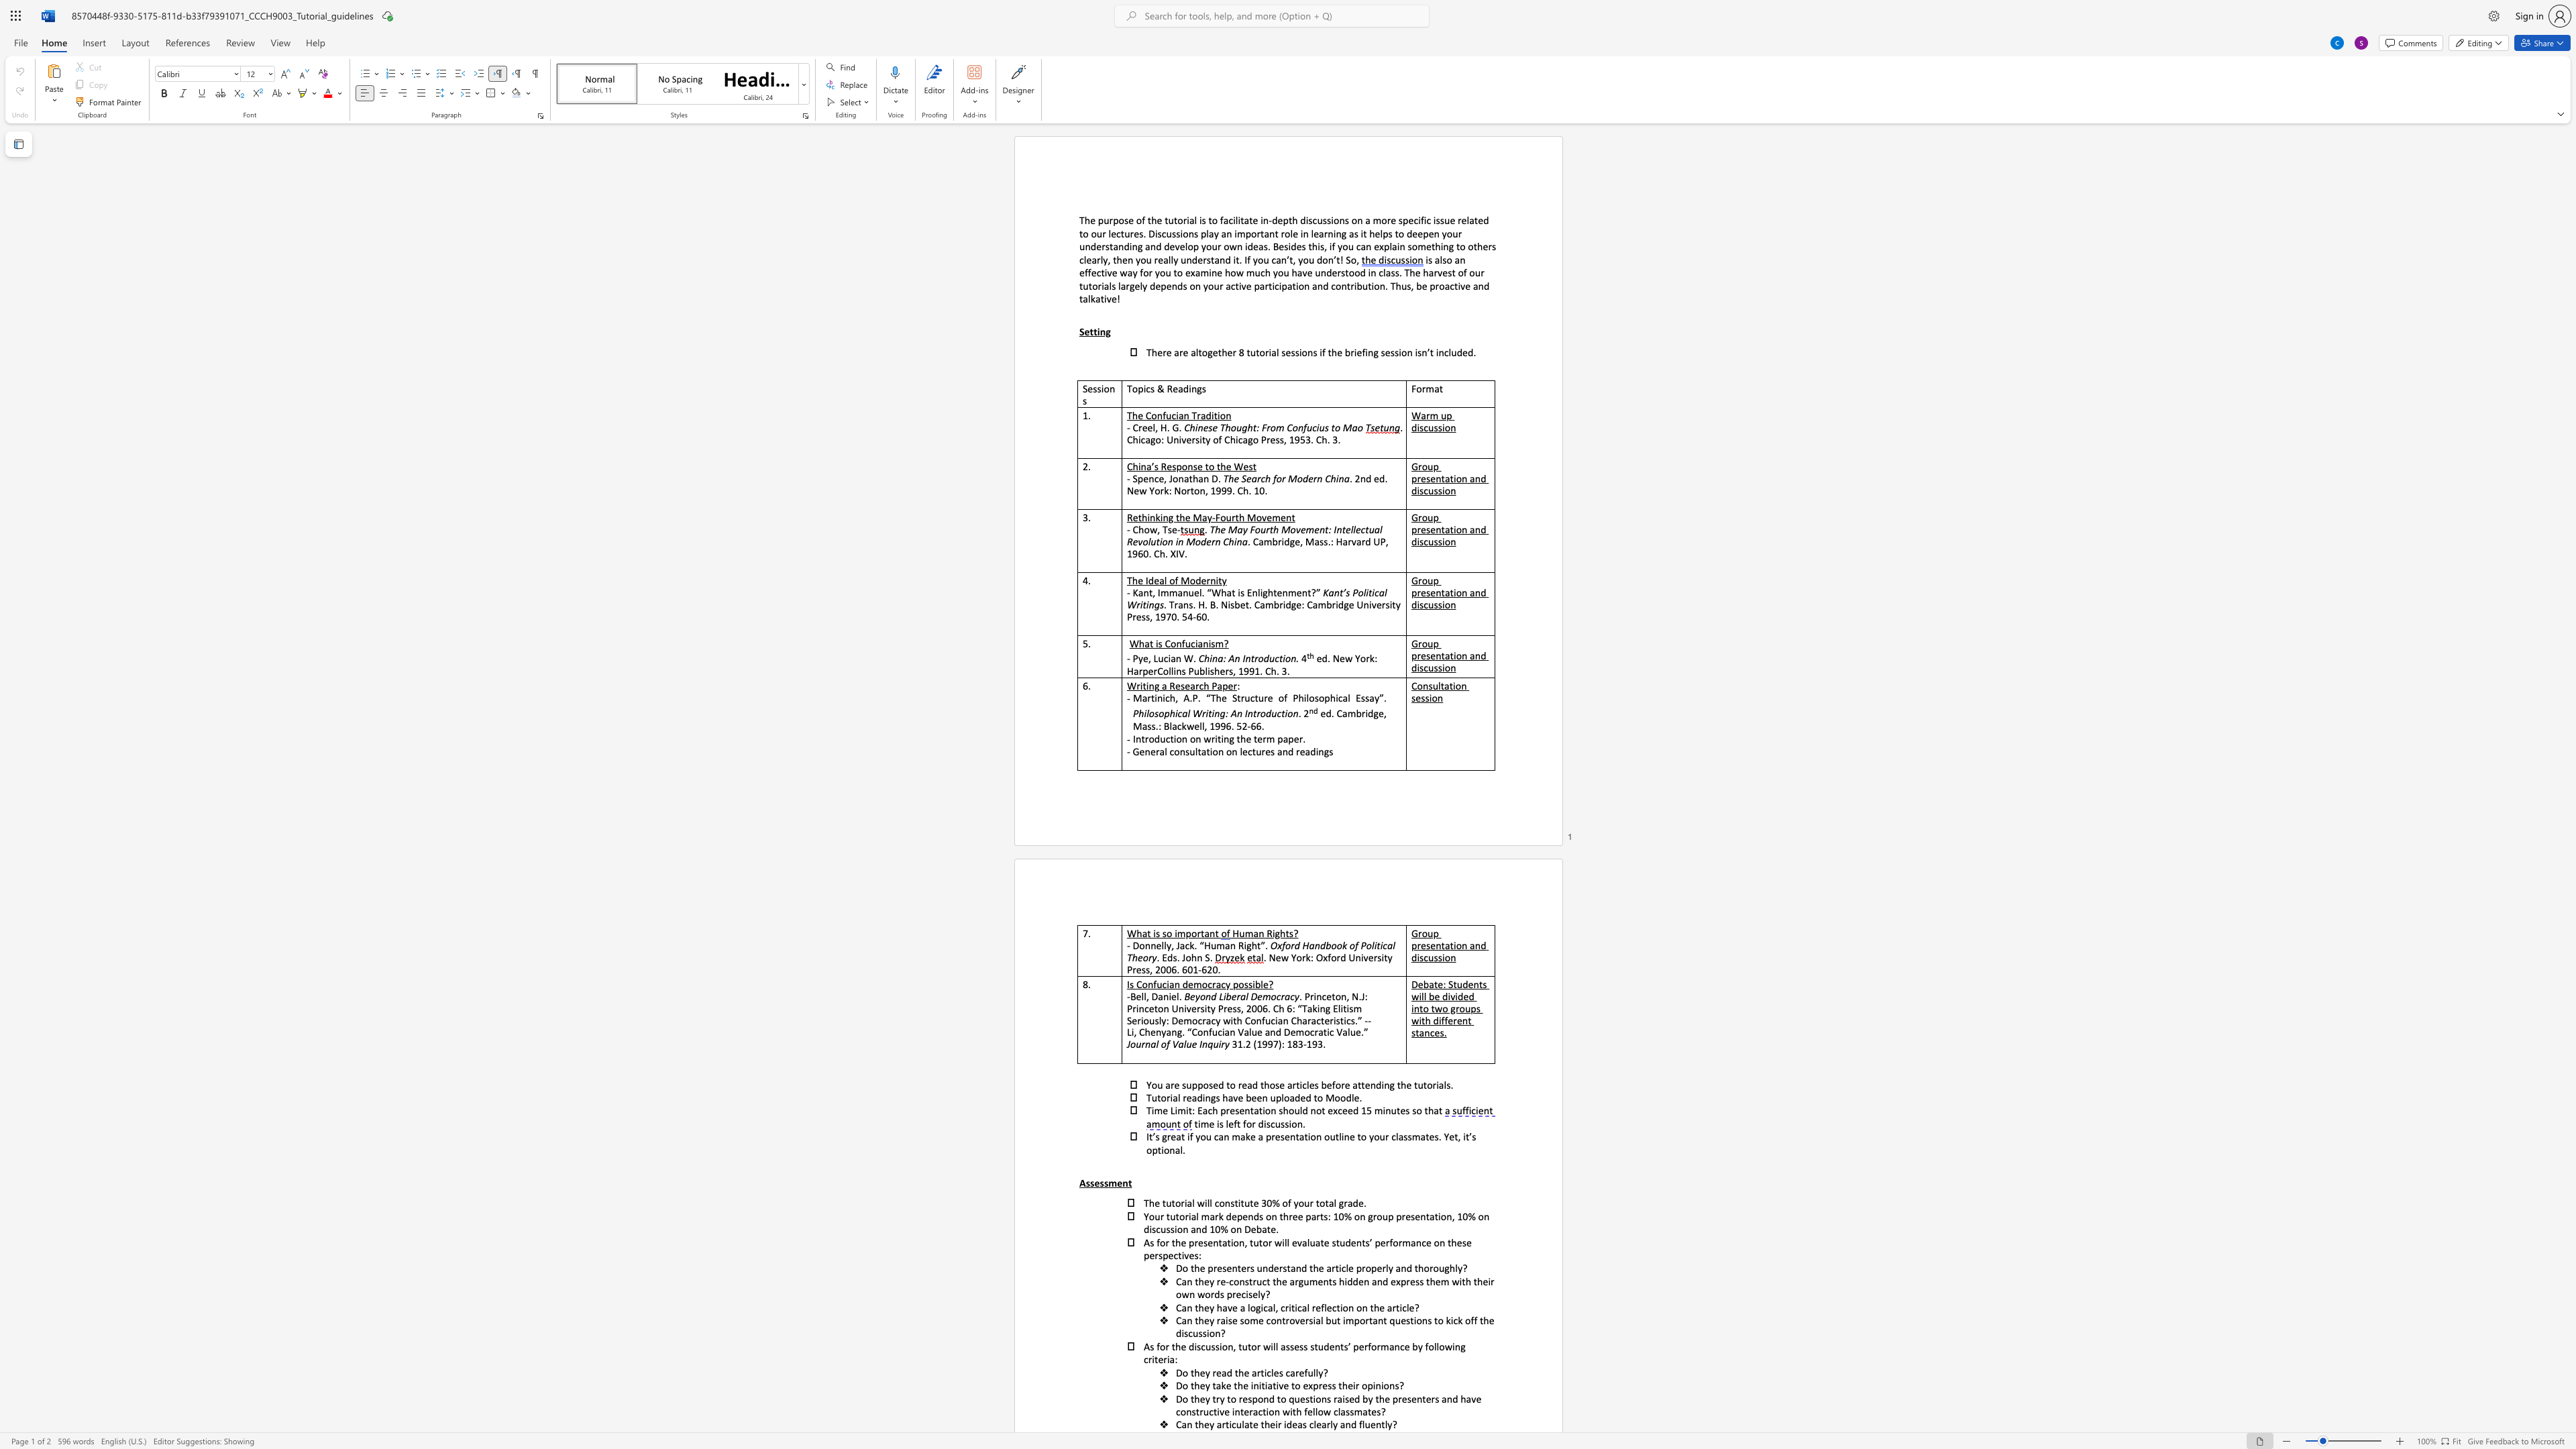 This screenshot has width=2576, height=1449. Describe the element at coordinates (1253, 233) in the screenshot. I see `the 1th character "o" in the text` at that location.